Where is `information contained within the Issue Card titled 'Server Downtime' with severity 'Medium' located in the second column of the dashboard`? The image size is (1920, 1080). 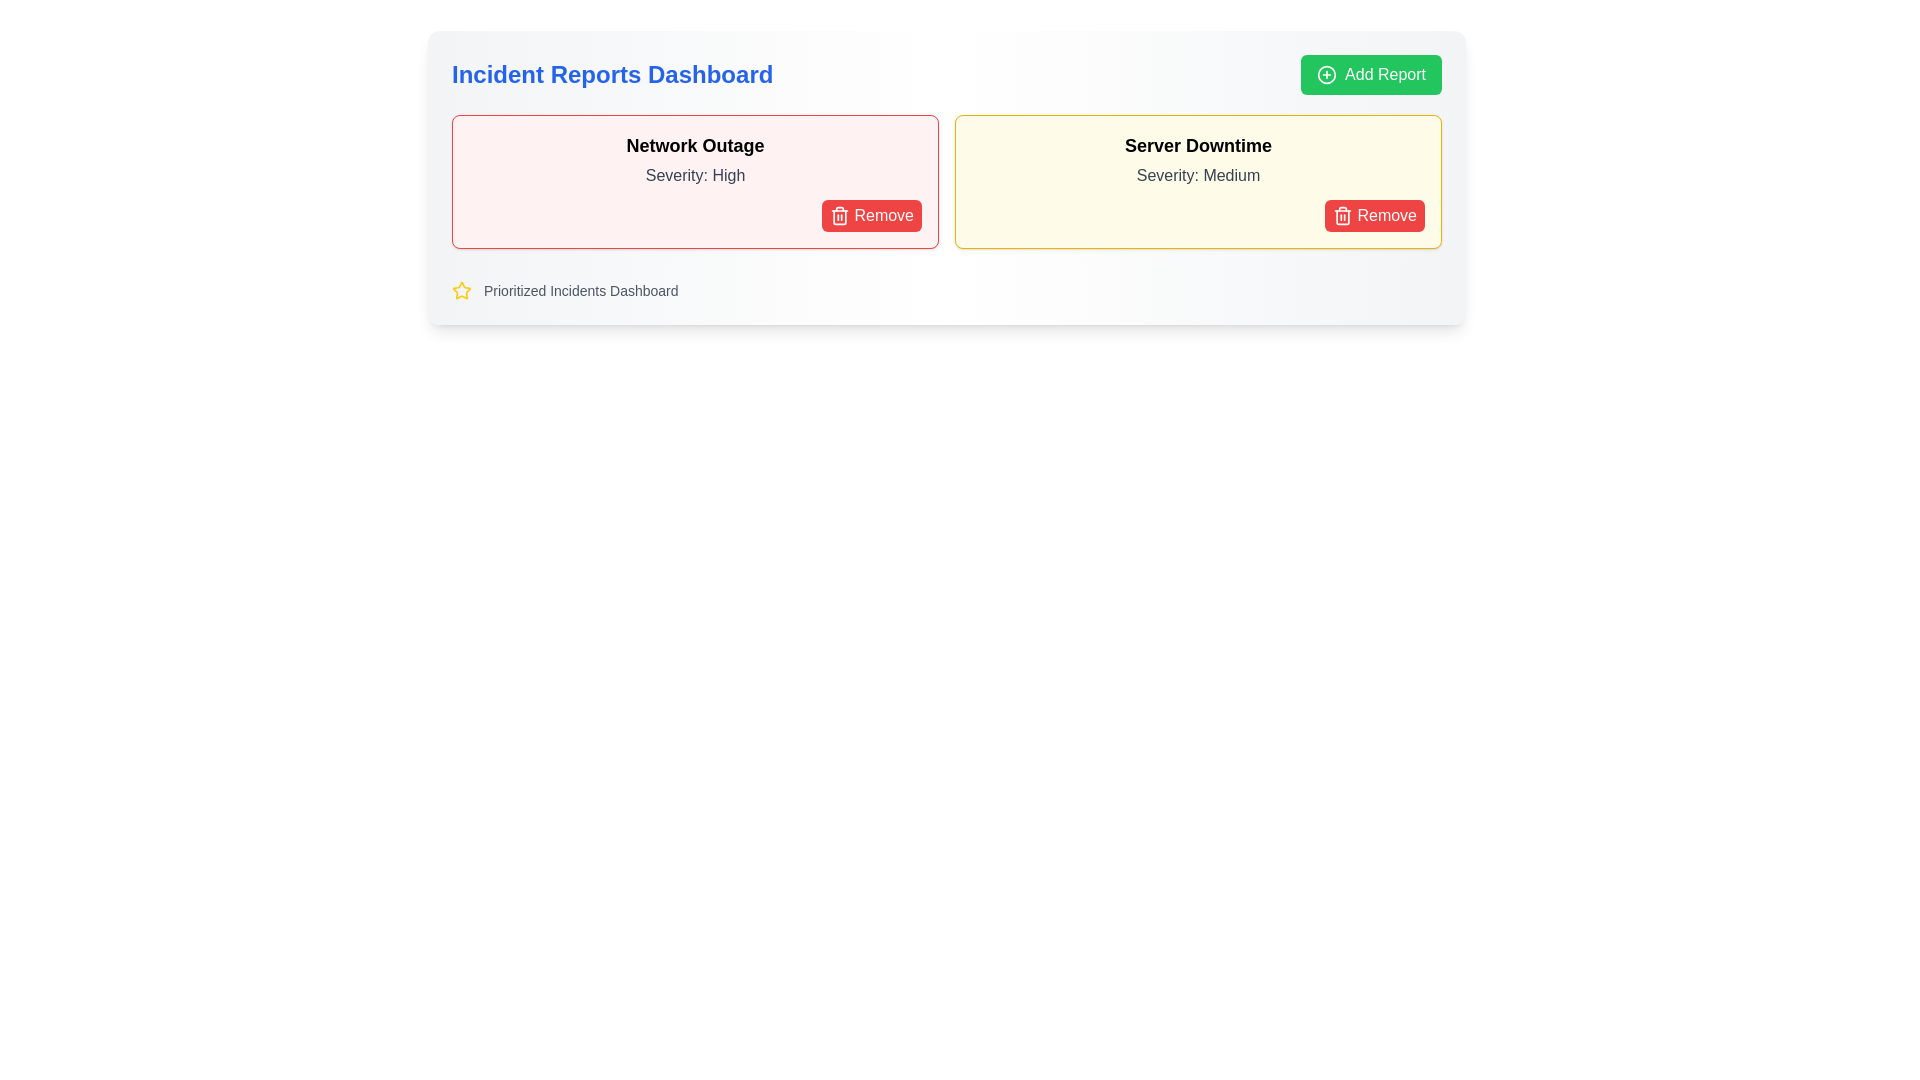
information contained within the Issue Card titled 'Server Downtime' with severity 'Medium' located in the second column of the dashboard is located at coordinates (1198, 181).